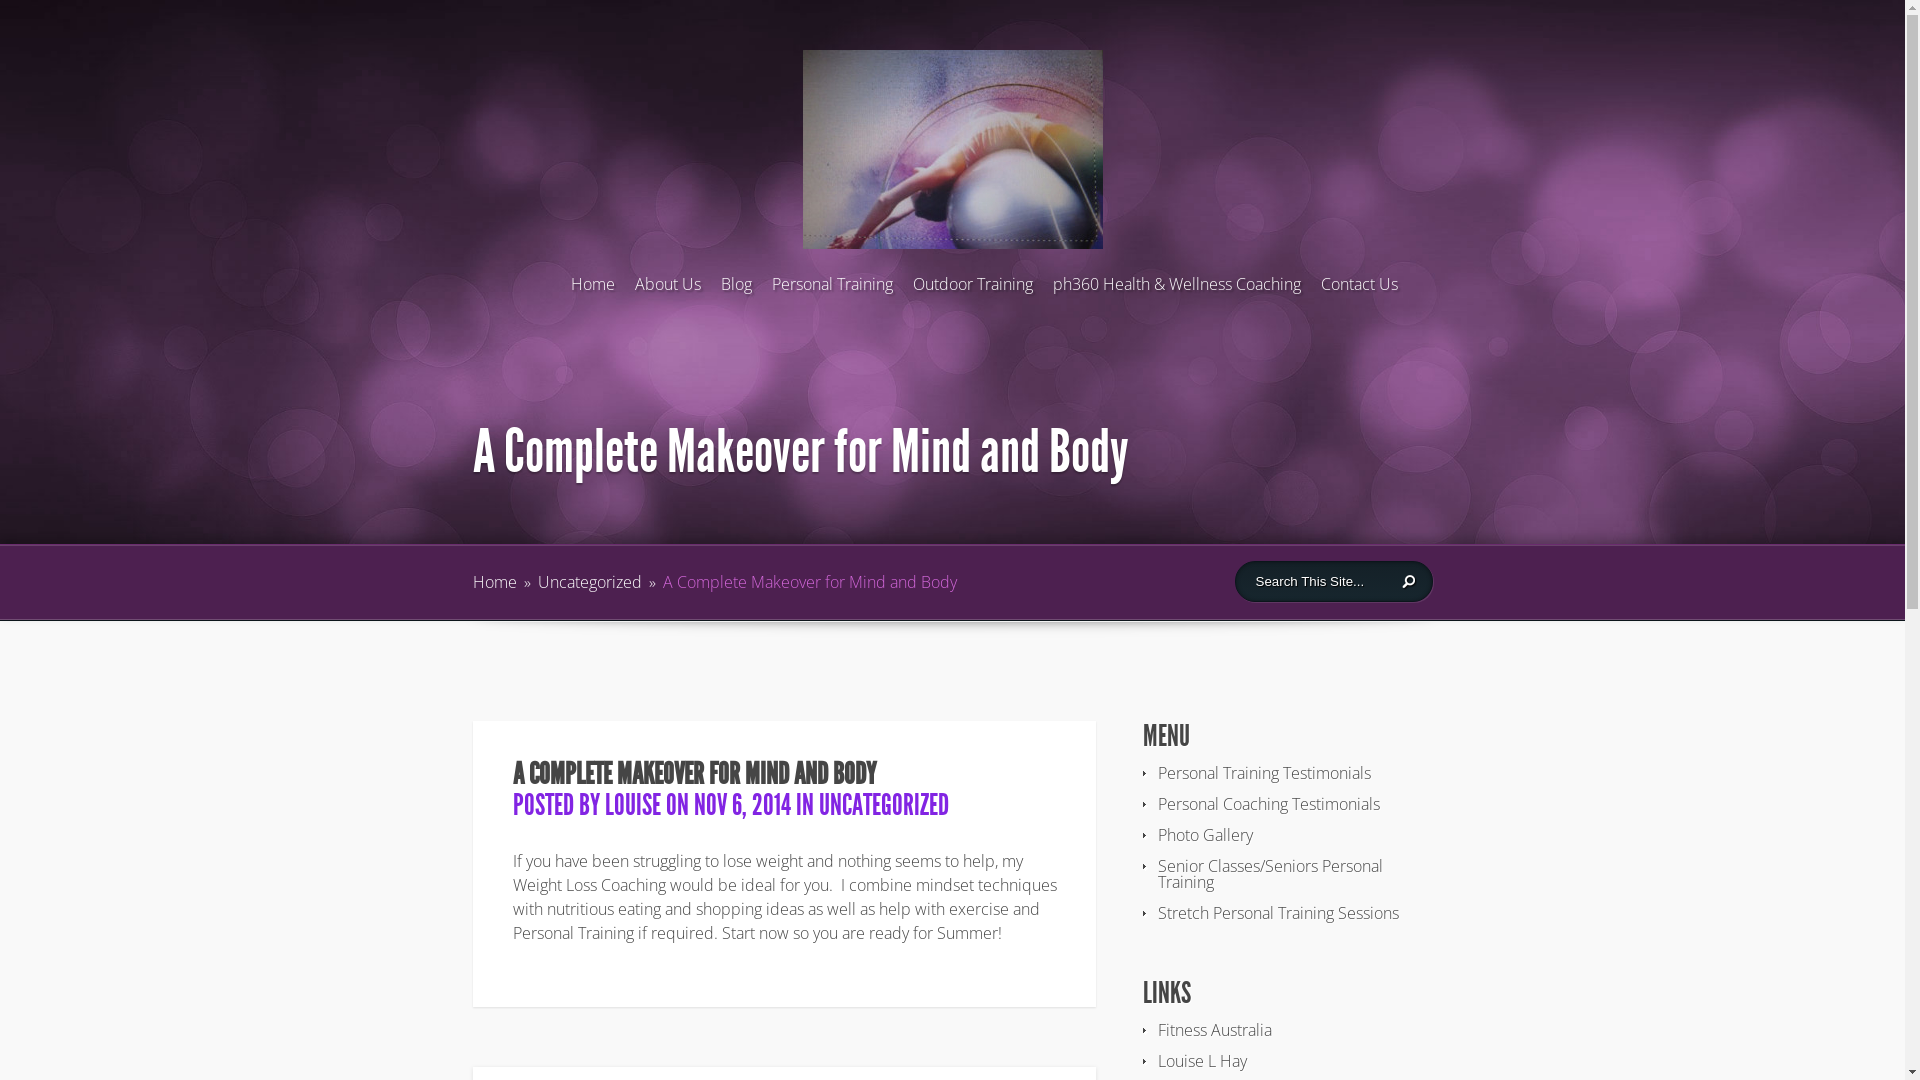 The width and height of the screenshot is (1920, 1080). Describe the element at coordinates (1213, 1029) in the screenshot. I see `'Fitness Australia'` at that location.